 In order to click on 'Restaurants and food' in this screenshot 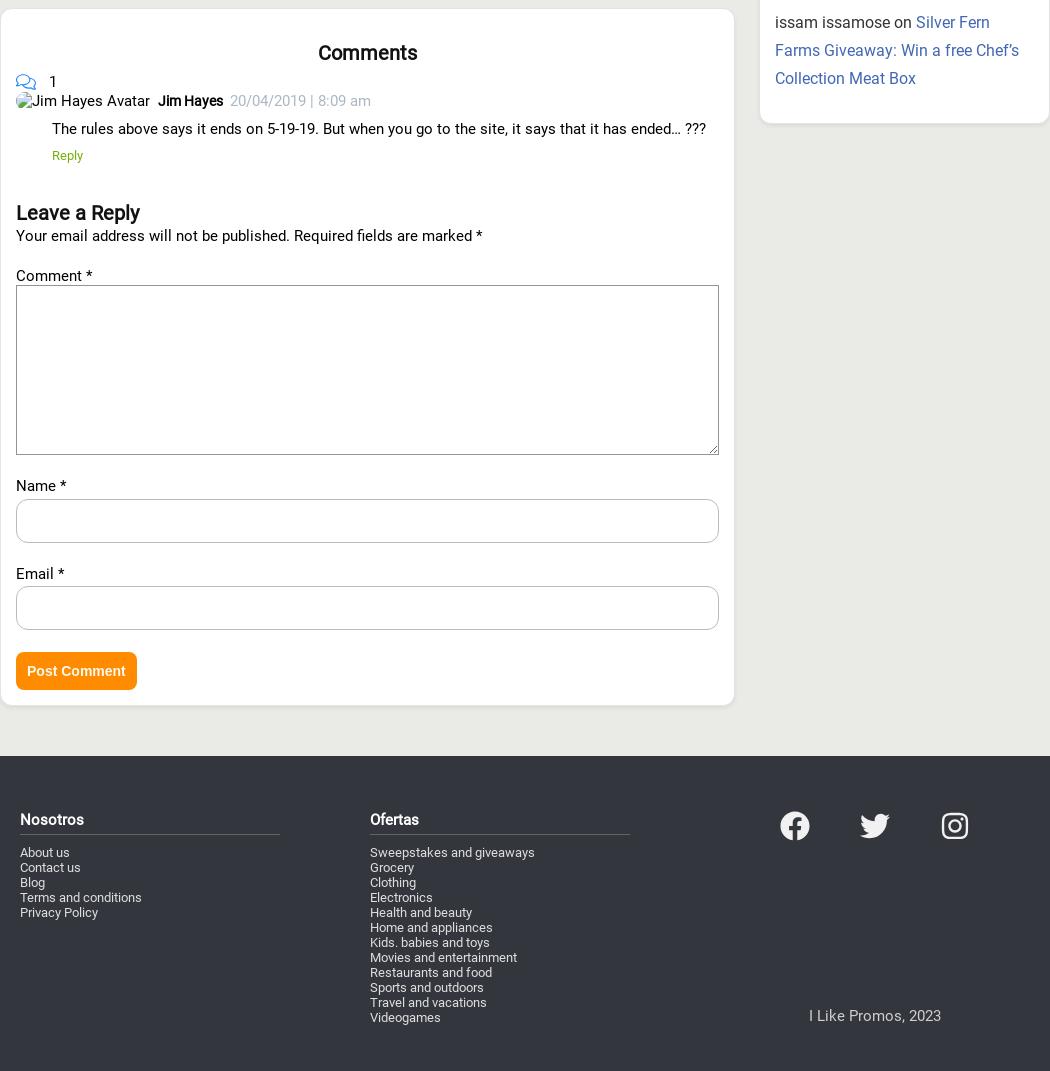, I will do `click(369, 863)`.